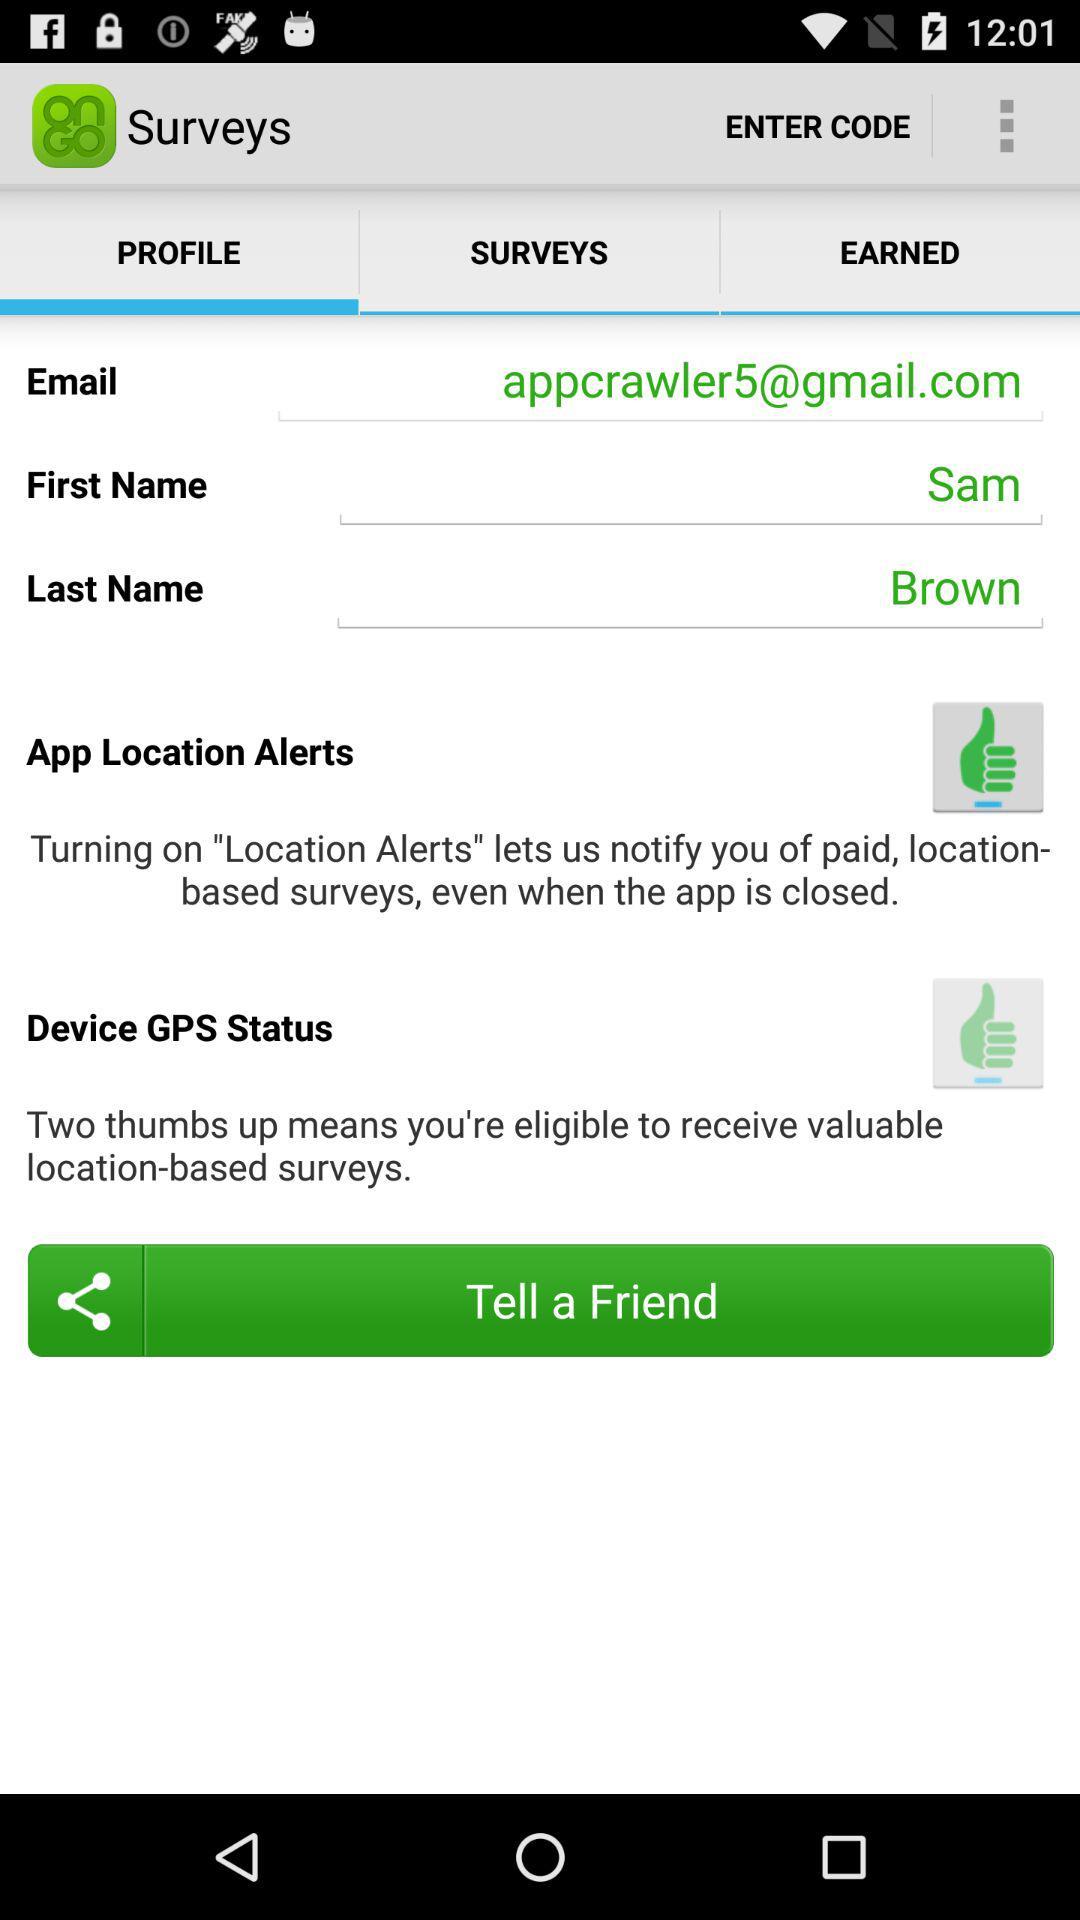 This screenshot has height=1920, width=1080. Describe the element at coordinates (1006, 124) in the screenshot. I see `the icon next to the enter code icon` at that location.